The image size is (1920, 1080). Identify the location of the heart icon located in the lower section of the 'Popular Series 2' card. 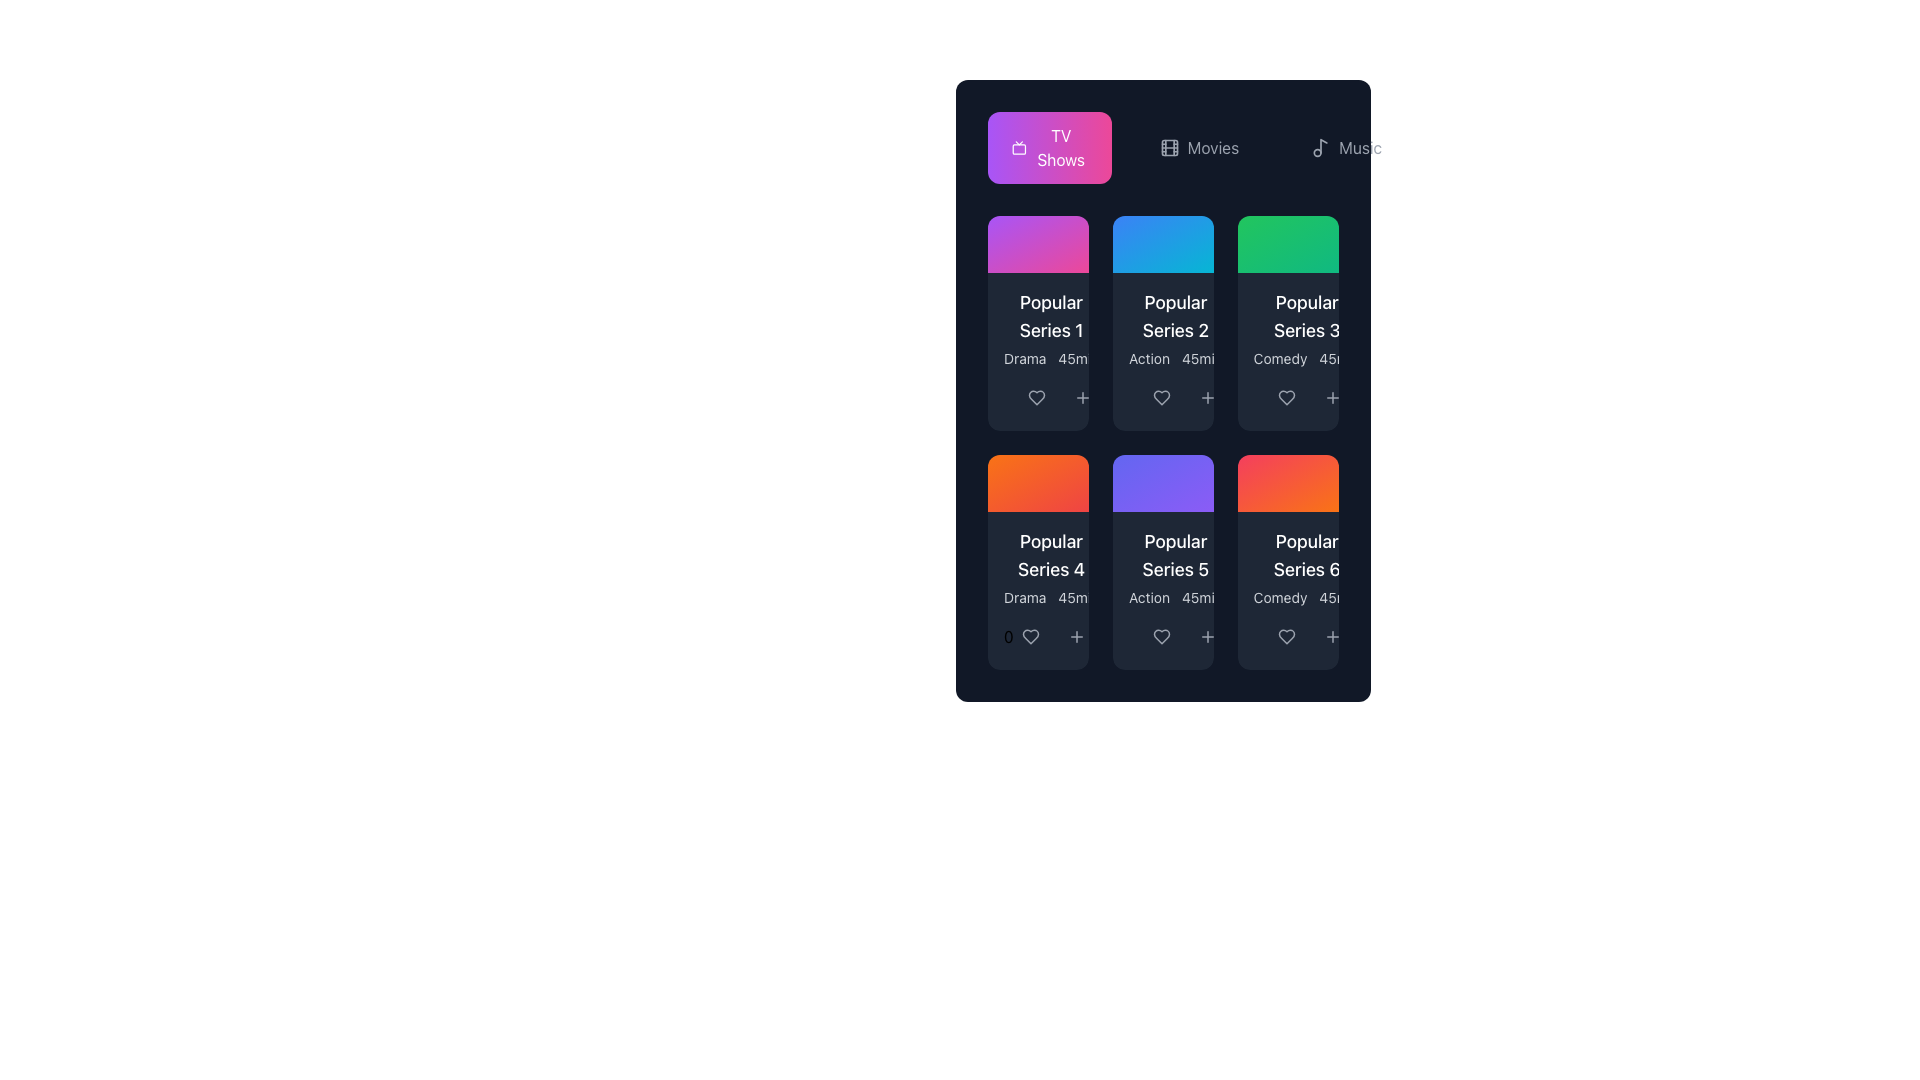
(1161, 397).